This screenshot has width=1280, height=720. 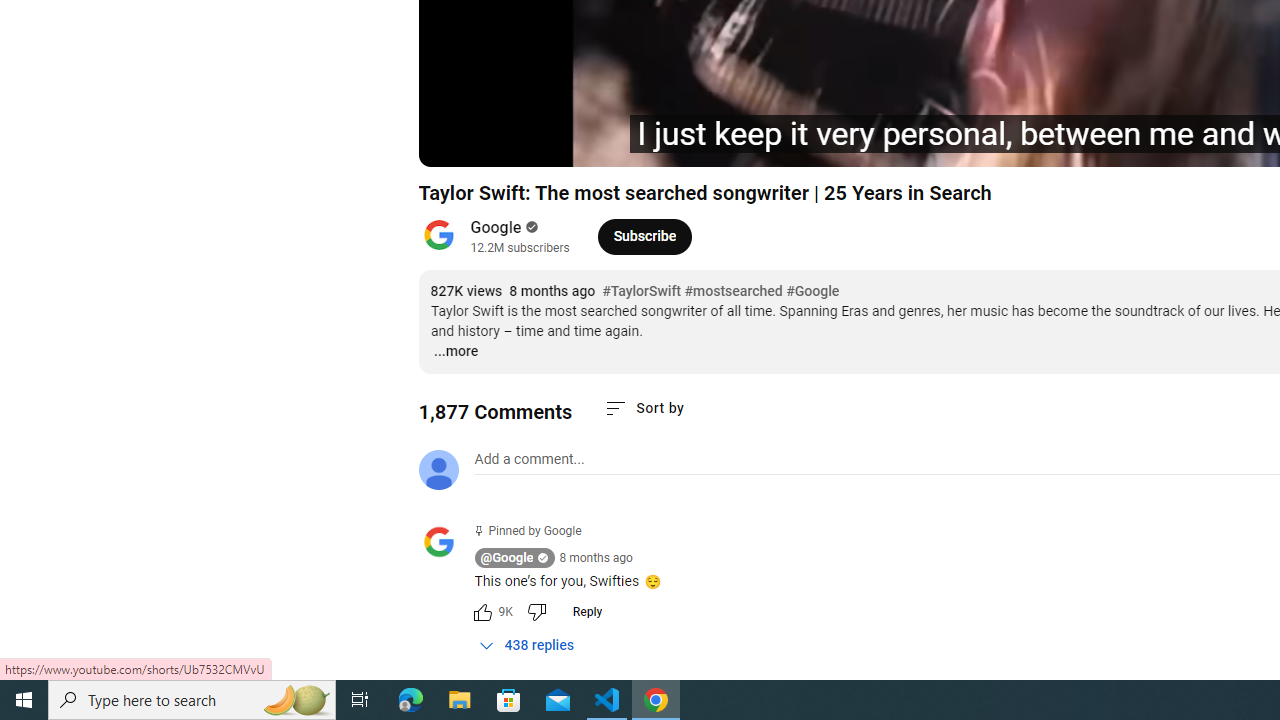 I want to click on 'AutomationID: simplebox-placeholder', so click(x=529, y=459).